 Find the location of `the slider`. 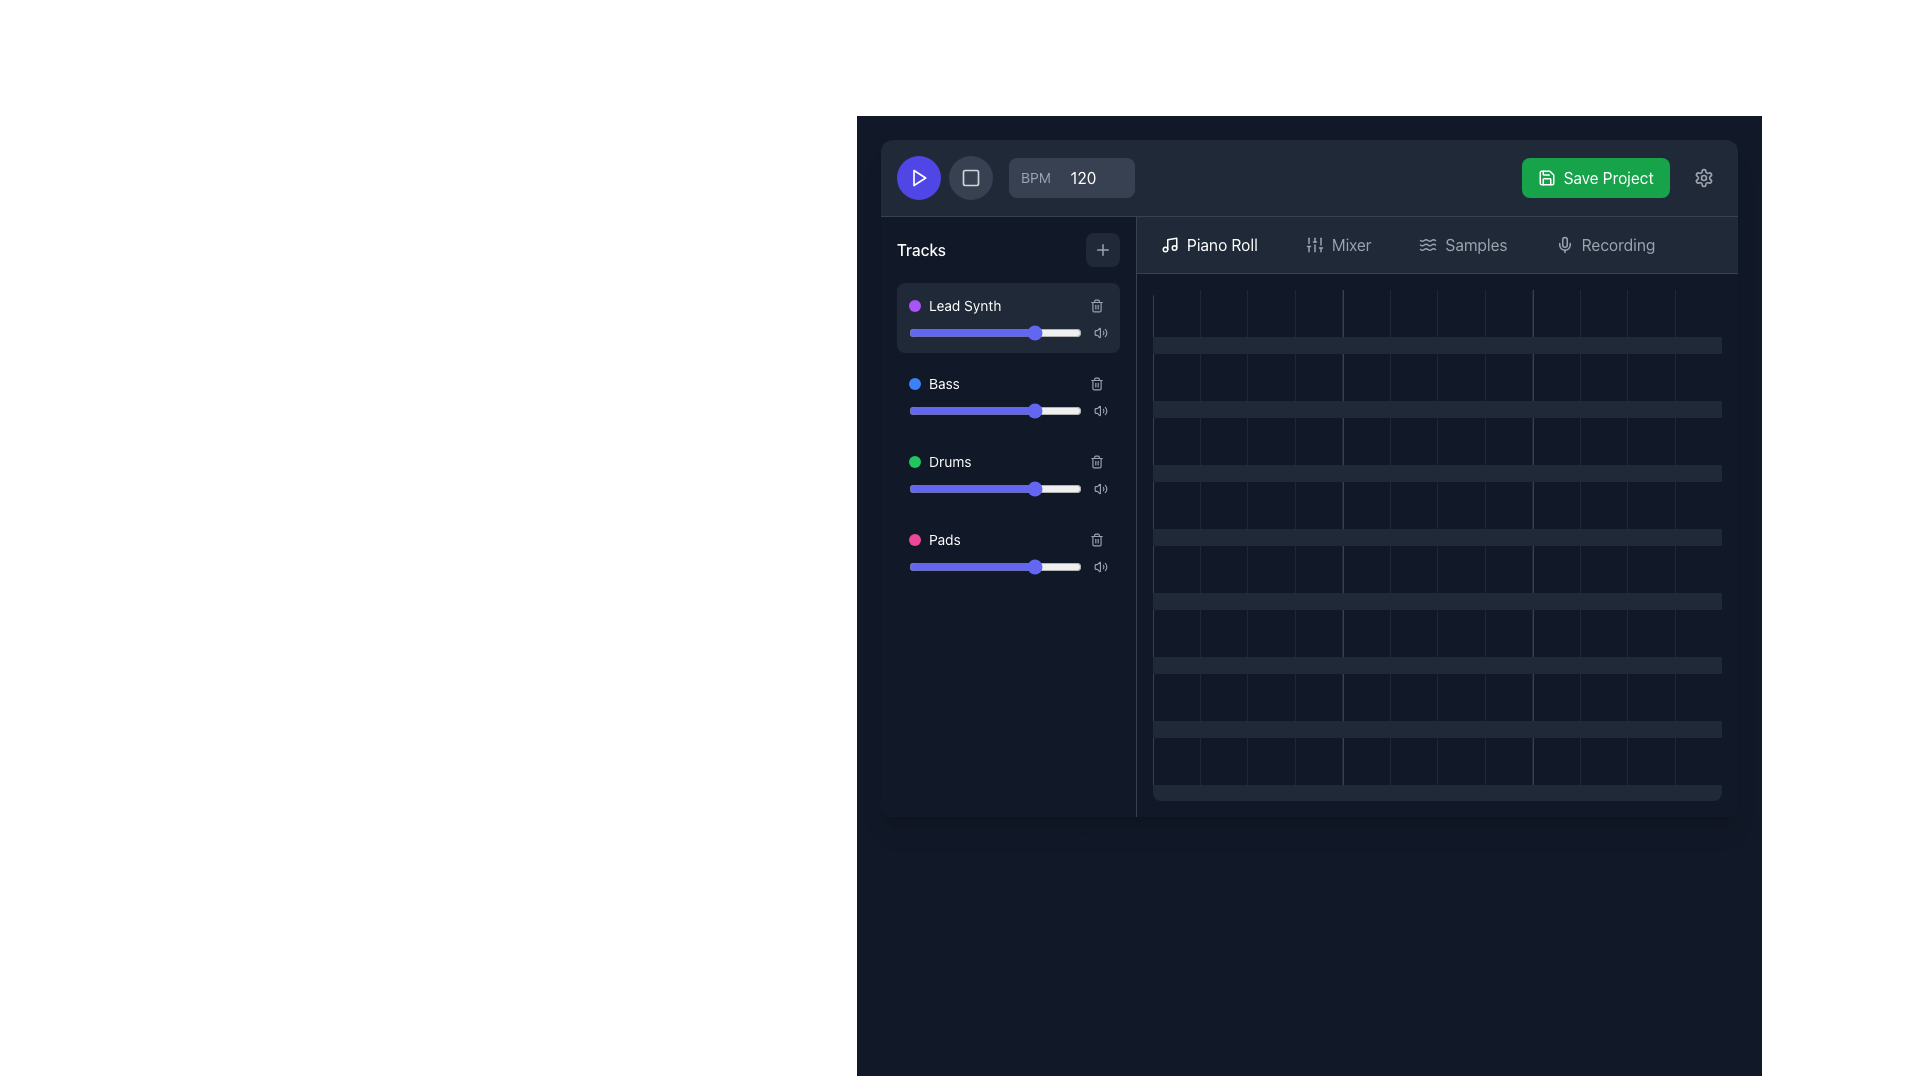

the slider is located at coordinates (967, 489).